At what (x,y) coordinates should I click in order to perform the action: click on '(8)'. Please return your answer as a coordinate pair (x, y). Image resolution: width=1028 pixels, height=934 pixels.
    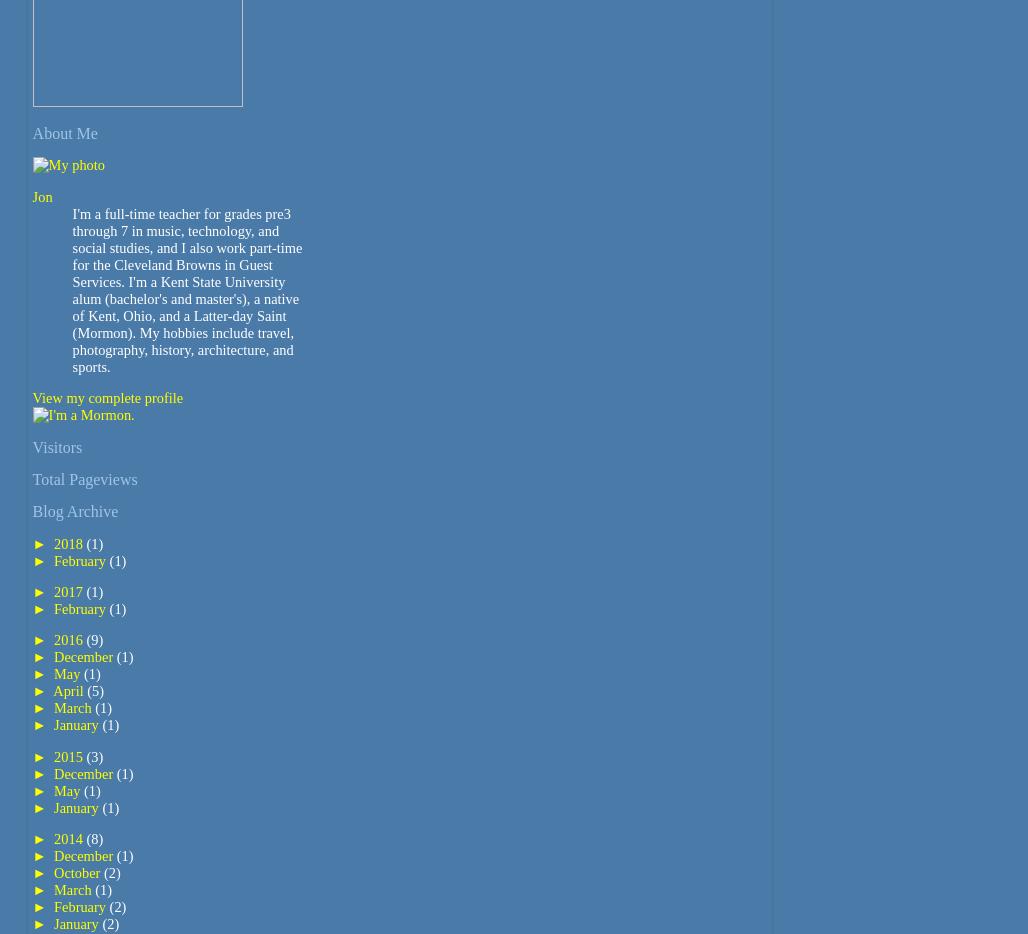
    Looking at the image, I should click on (93, 839).